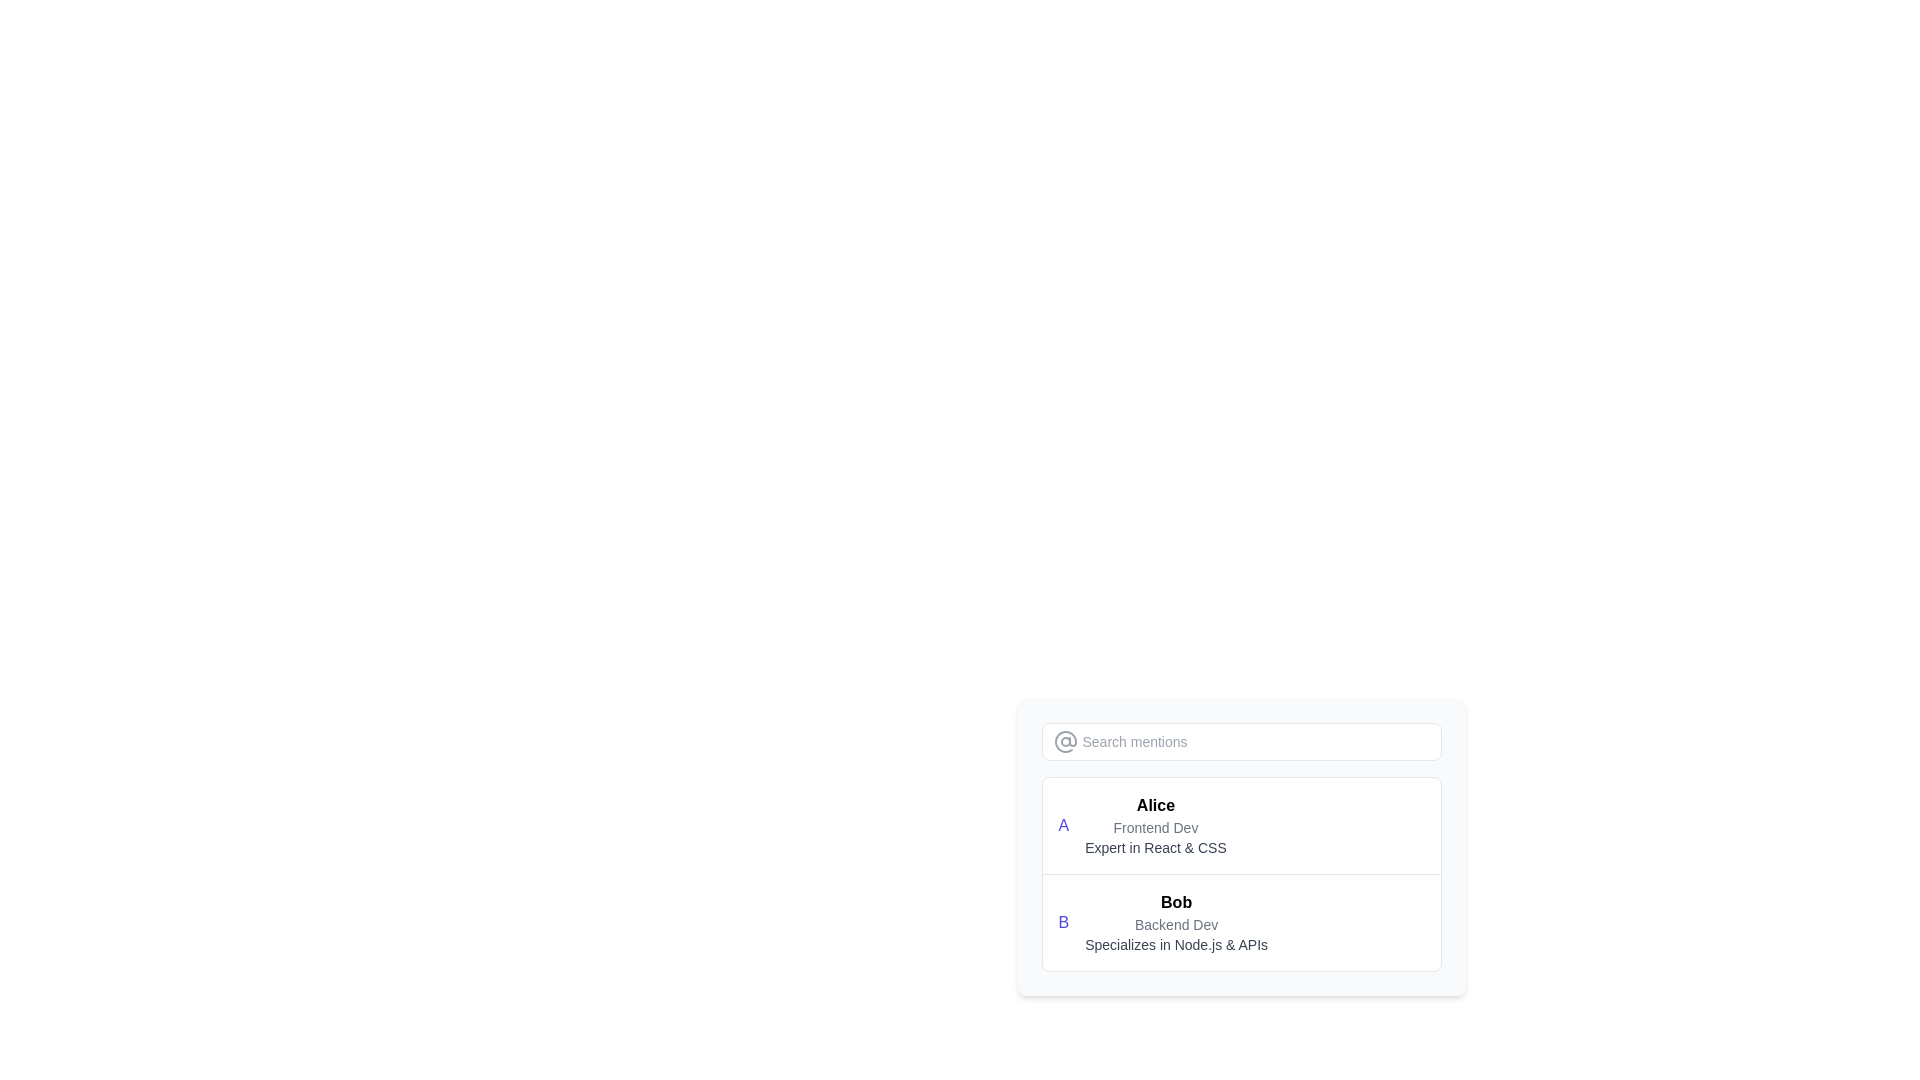  I want to click on the Text label that denotes the role or primary designation of the user Bob, positioned below the text 'Bob' and above 'Specializes in Node.js & APIs', so click(1176, 925).